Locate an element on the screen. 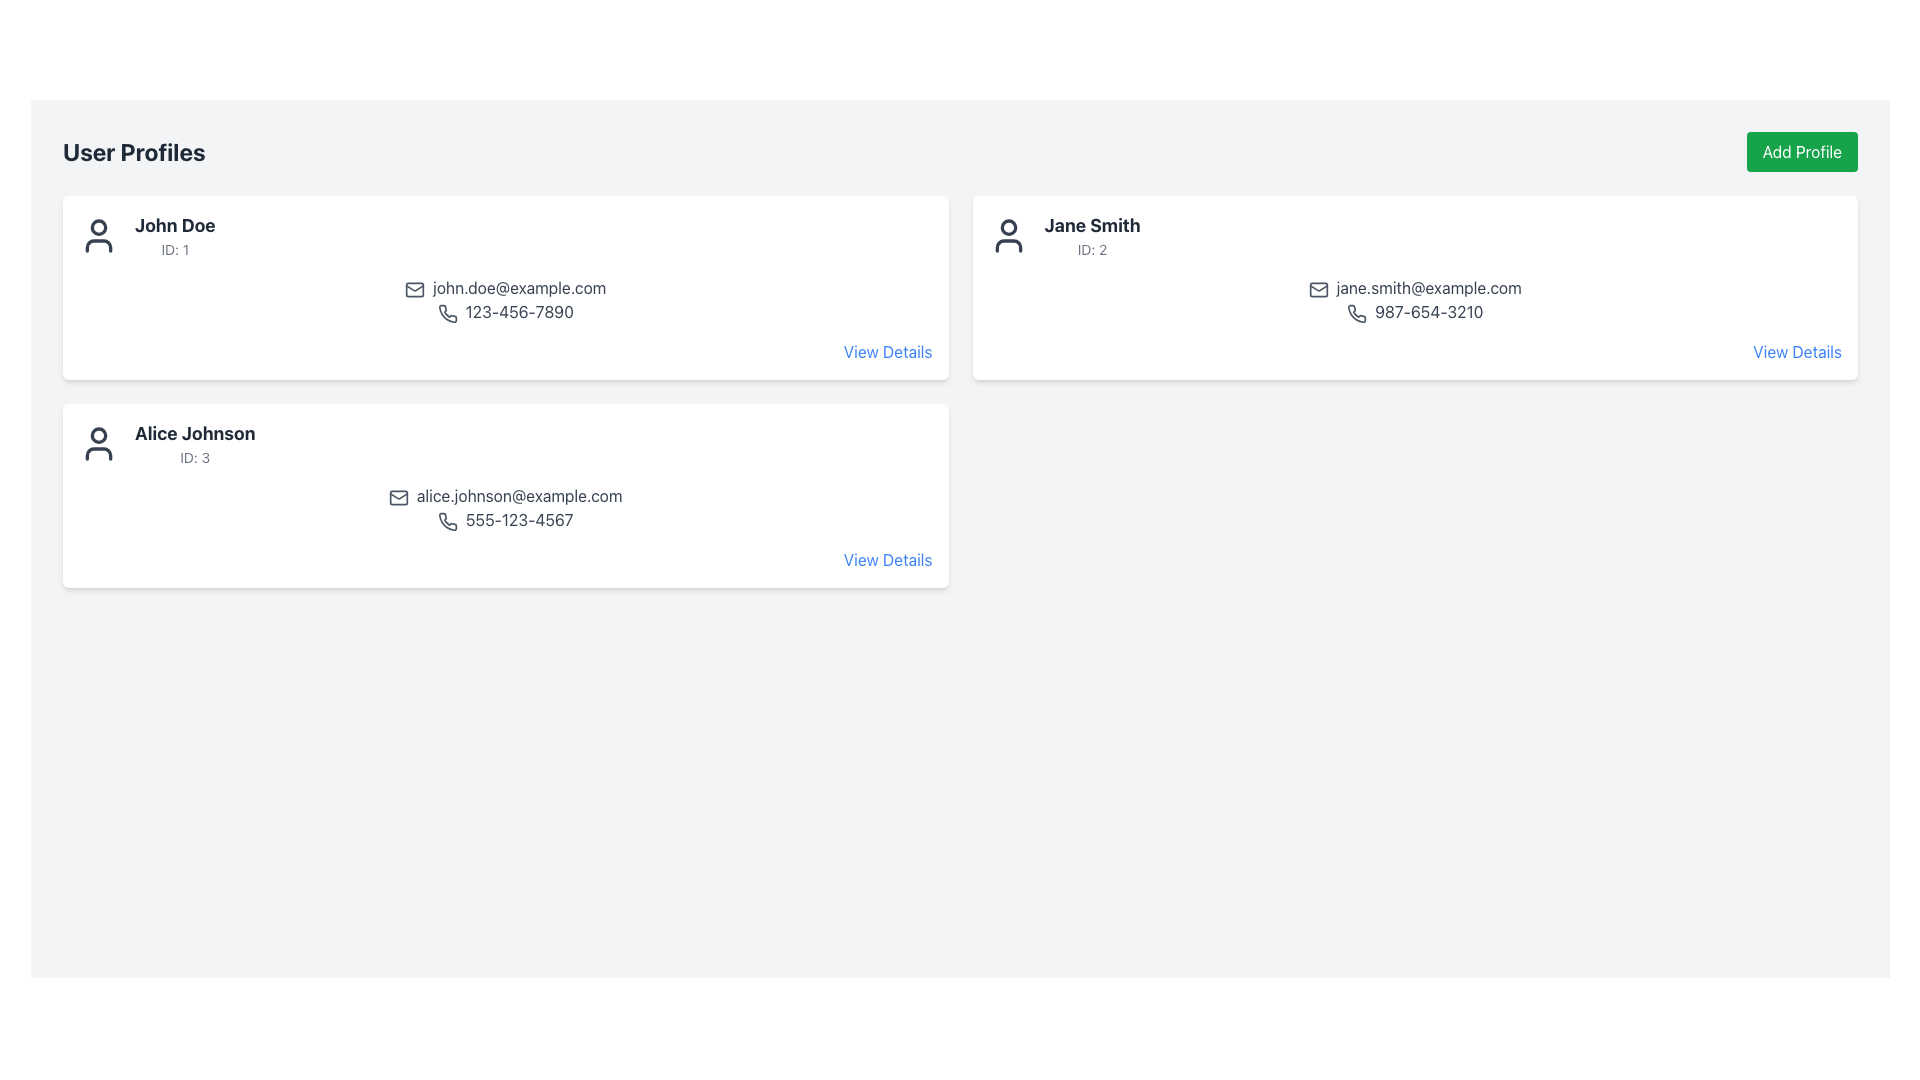  the 'View Details' hyperlink located in the bottom-right corner of Jane Smith's user profile card is located at coordinates (1797, 350).